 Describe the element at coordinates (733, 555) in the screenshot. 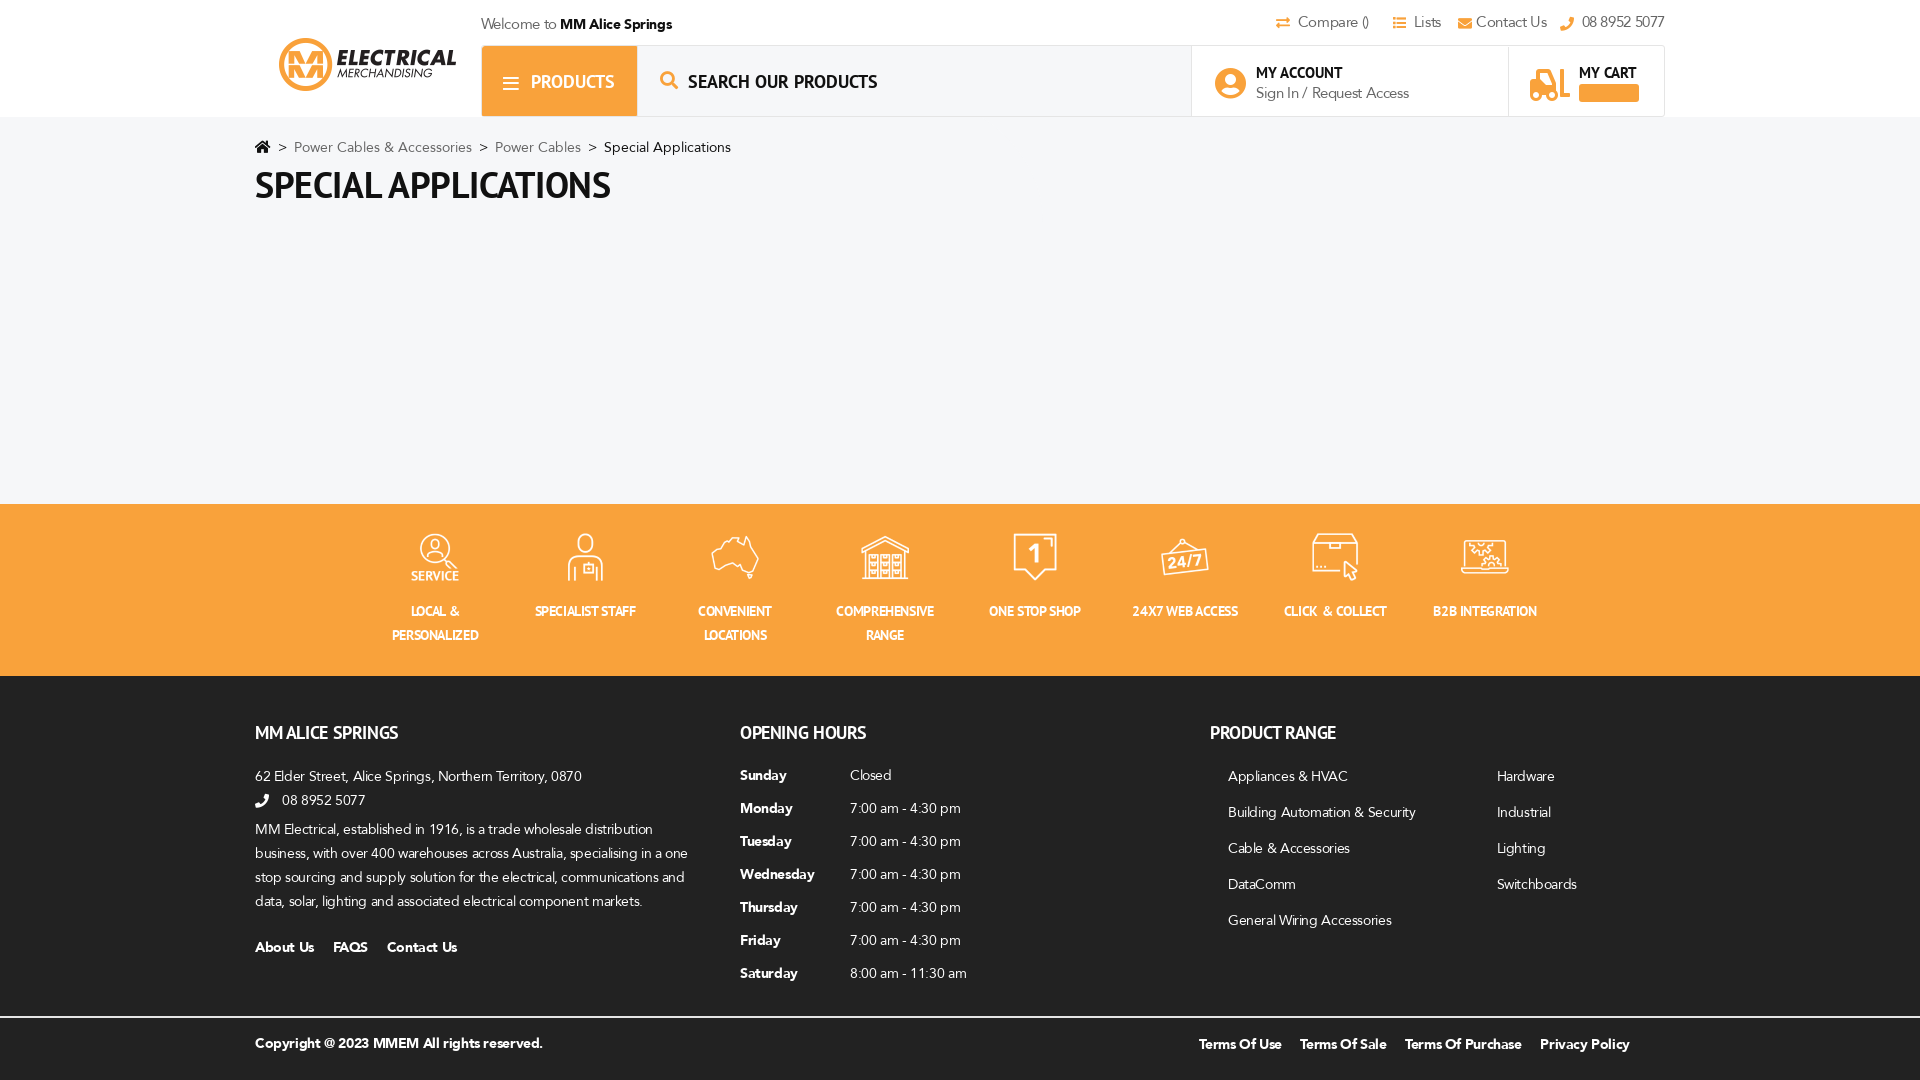

I see `'Convenient locations'` at that location.